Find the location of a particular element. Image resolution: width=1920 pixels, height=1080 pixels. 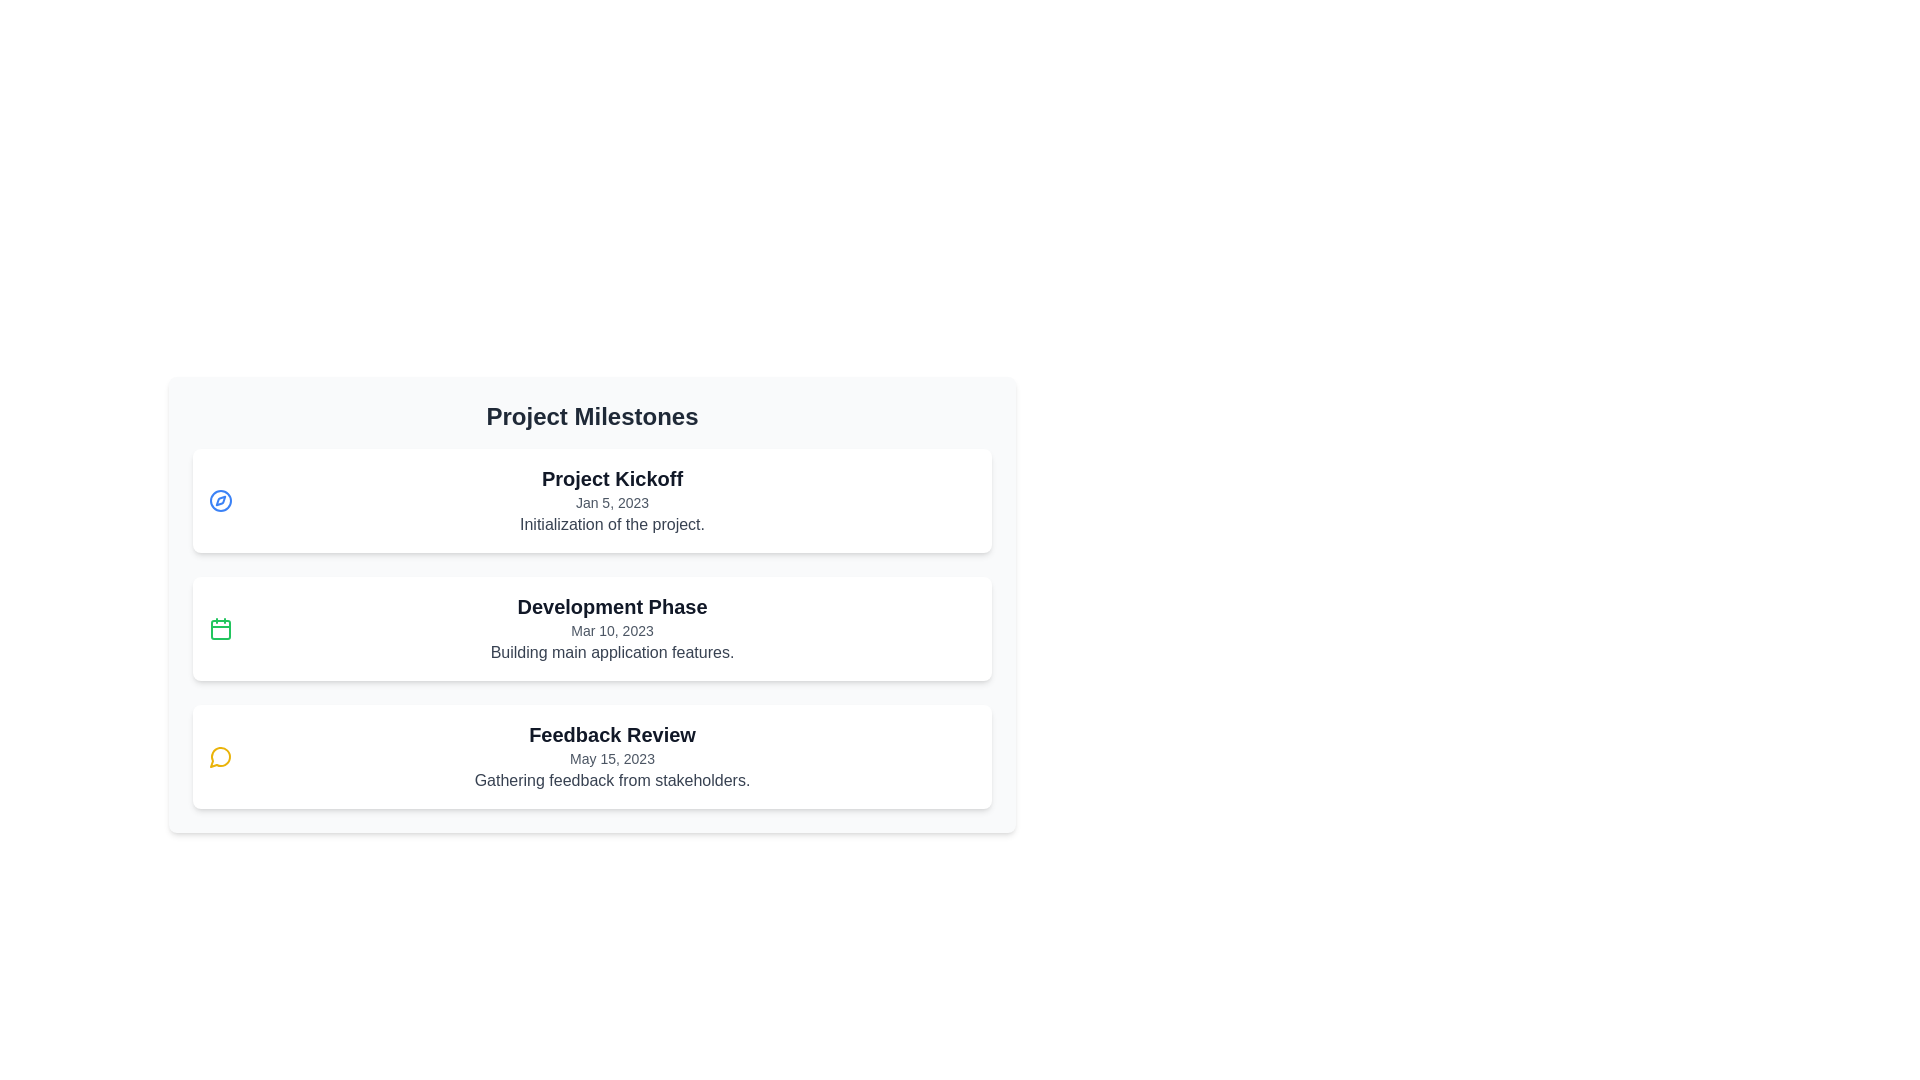

the text label displaying the date 'Mar 10, 2023' in a small gray font, located within the milestone card titled 'Development Phase' is located at coordinates (611, 631).